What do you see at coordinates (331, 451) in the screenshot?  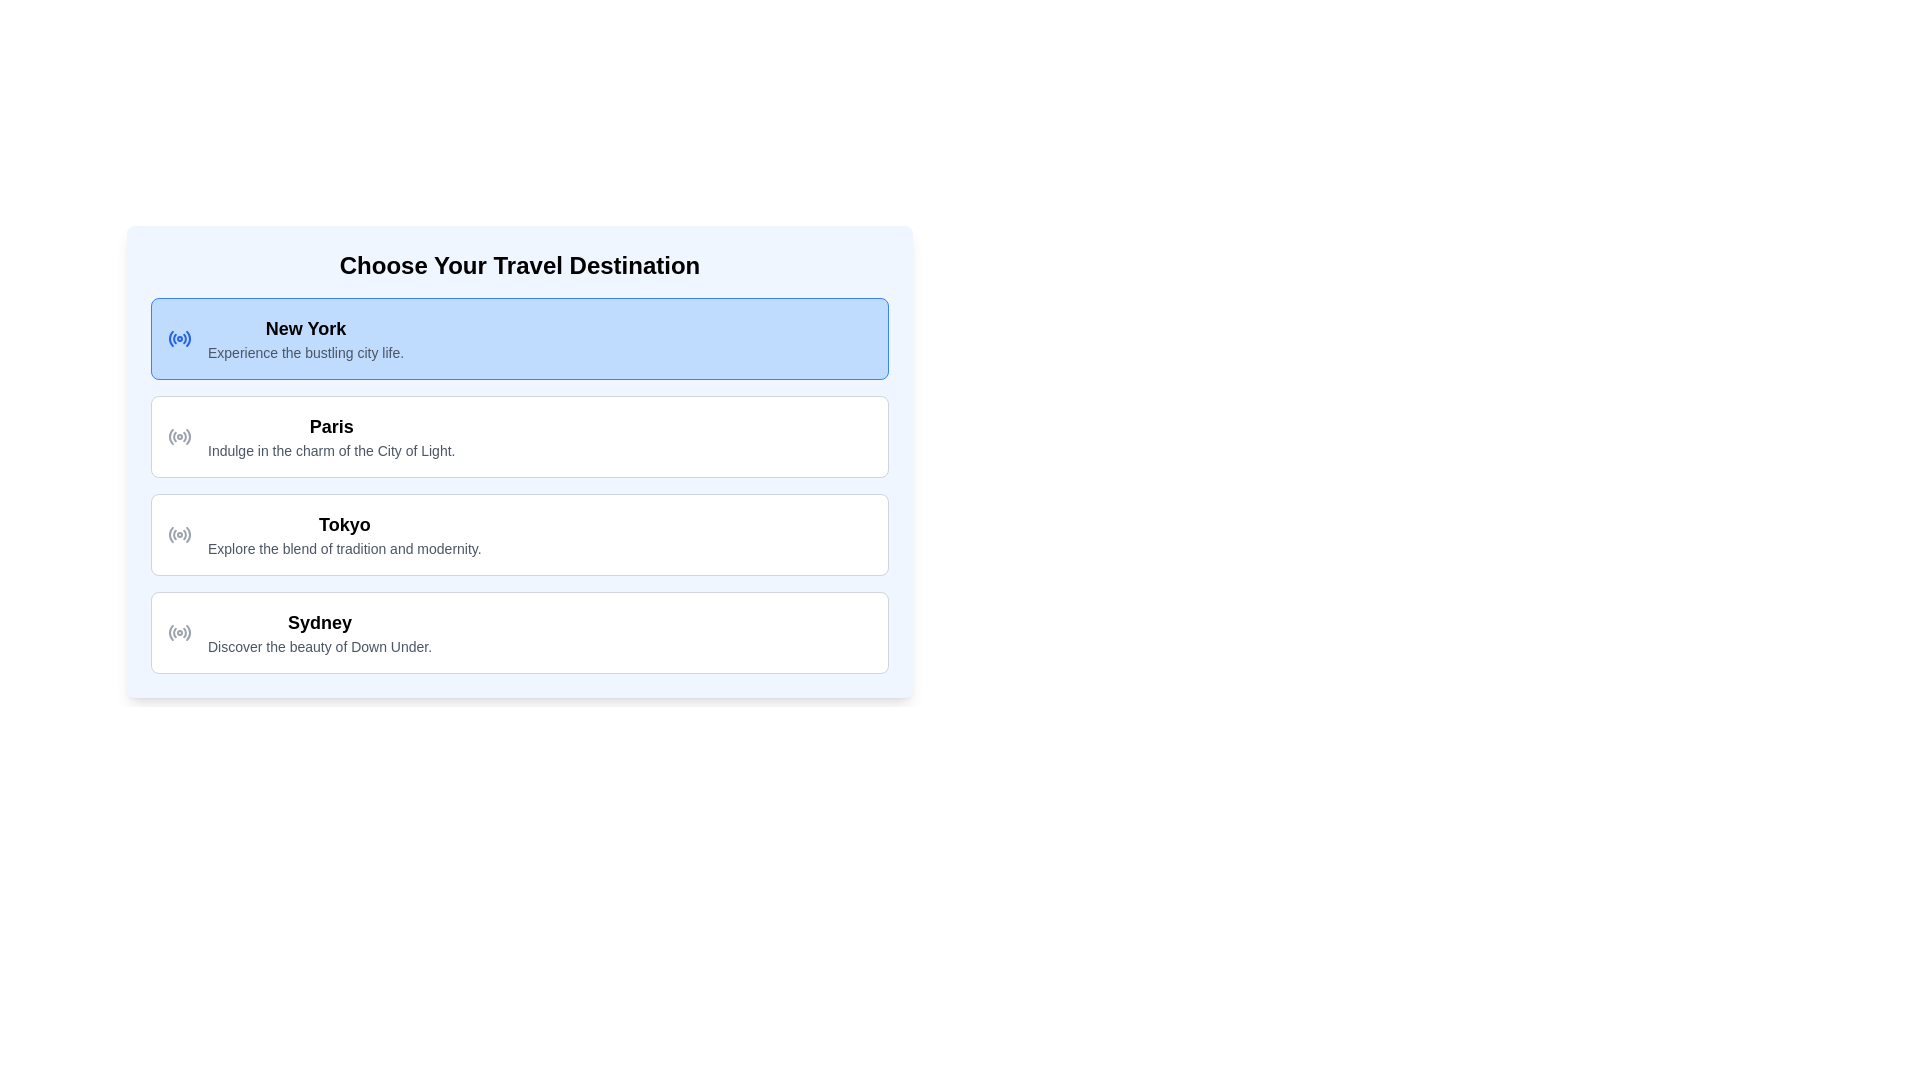 I see `the descriptive text reading 'Indulge in the charm of the City of Light.', which is styled in small light gray font beneath the title 'Paris'` at bounding box center [331, 451].